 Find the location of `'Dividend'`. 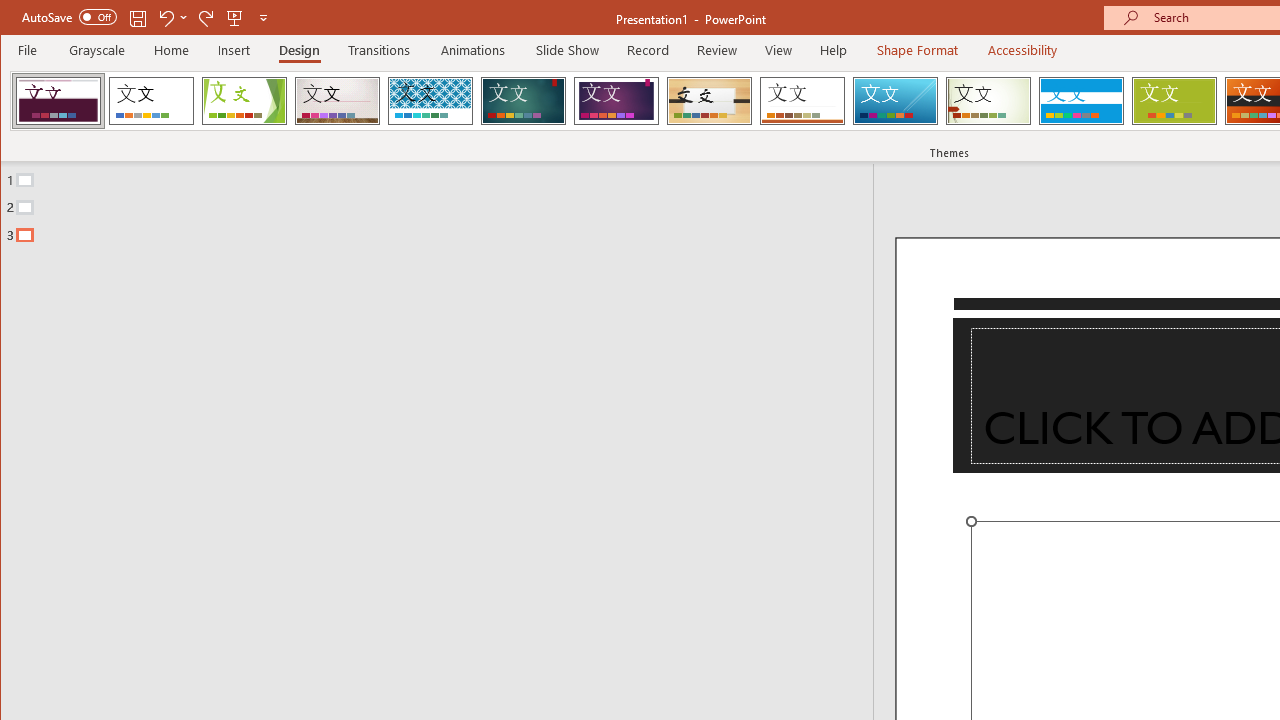

'Dividend' is located at coordinates (58, 100).